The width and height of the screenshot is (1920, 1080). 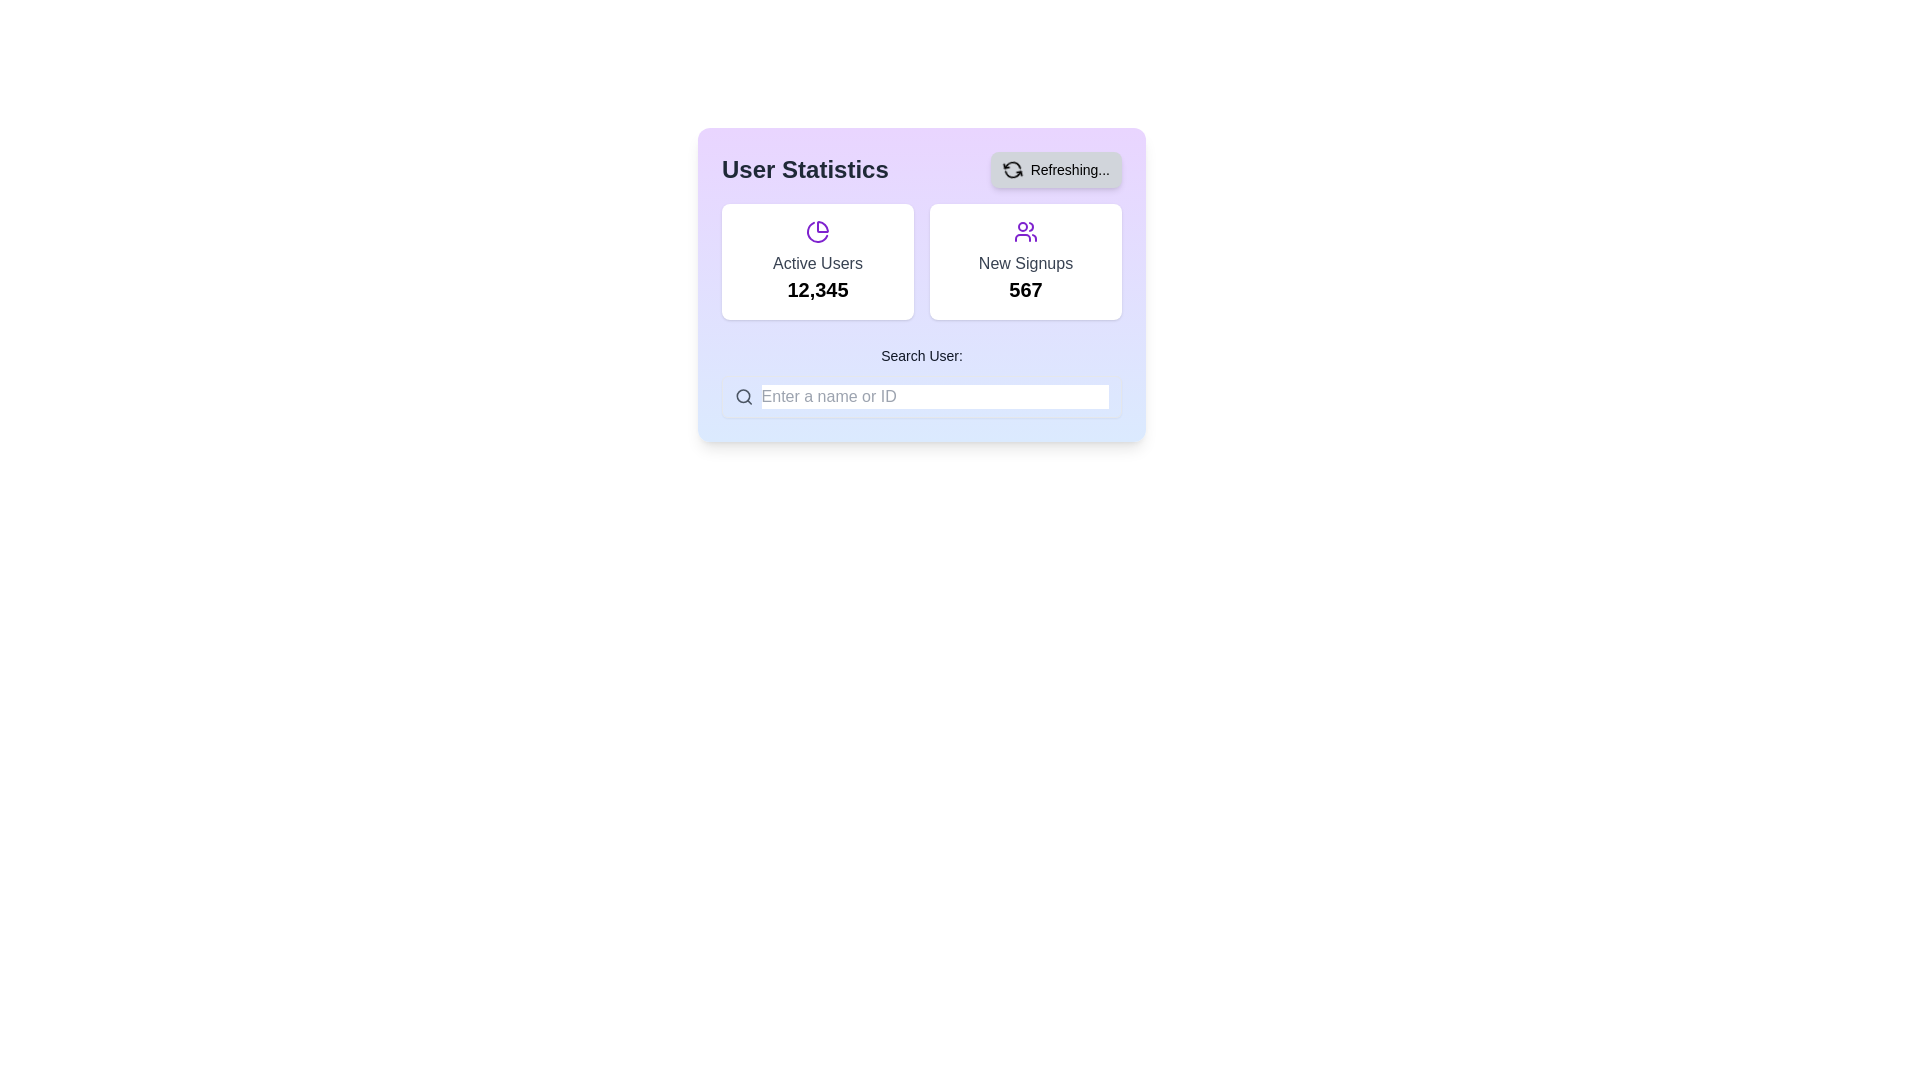 I want to click on the decorative chart icon located on the top-right segment of the pie chart, which visually represents data visualization concepts in the user interface, so click(x=822, y=226).